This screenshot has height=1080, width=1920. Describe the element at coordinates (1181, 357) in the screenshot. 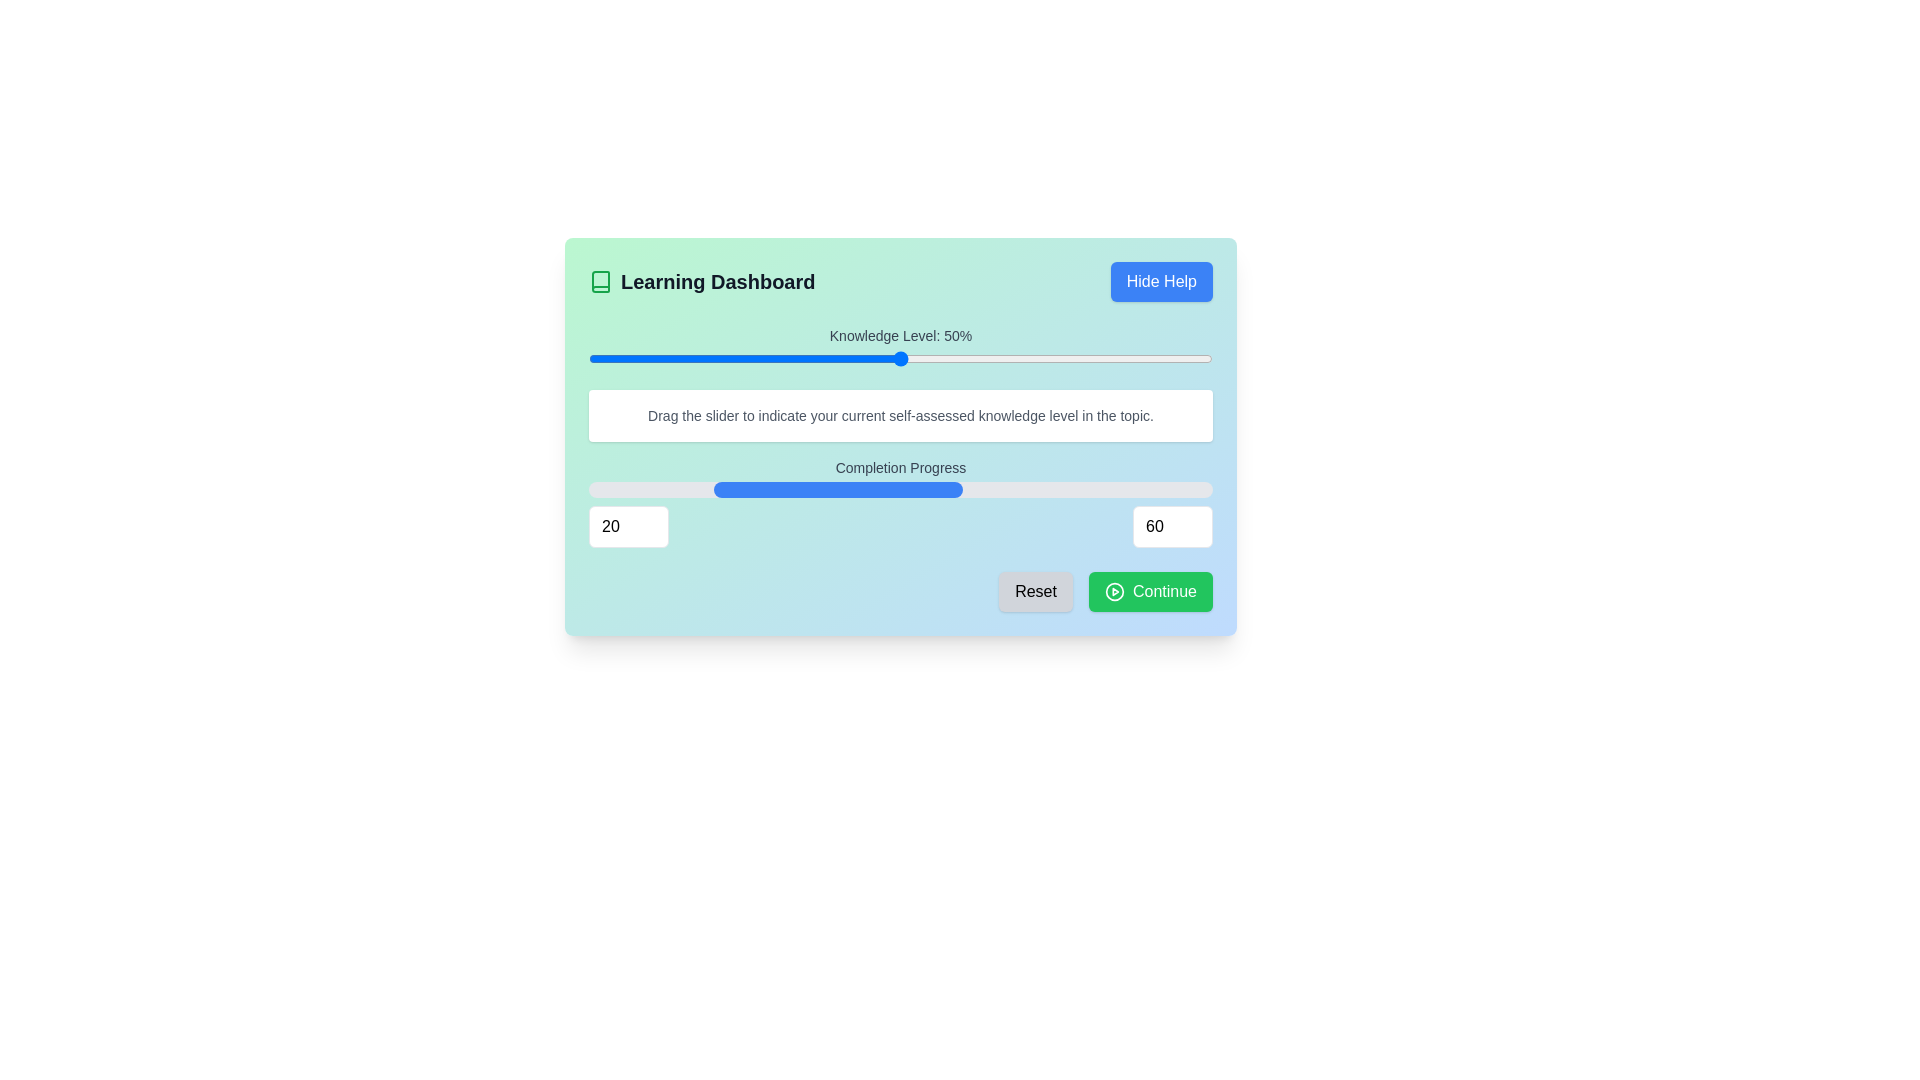

I see `the knowledge level` at that location.